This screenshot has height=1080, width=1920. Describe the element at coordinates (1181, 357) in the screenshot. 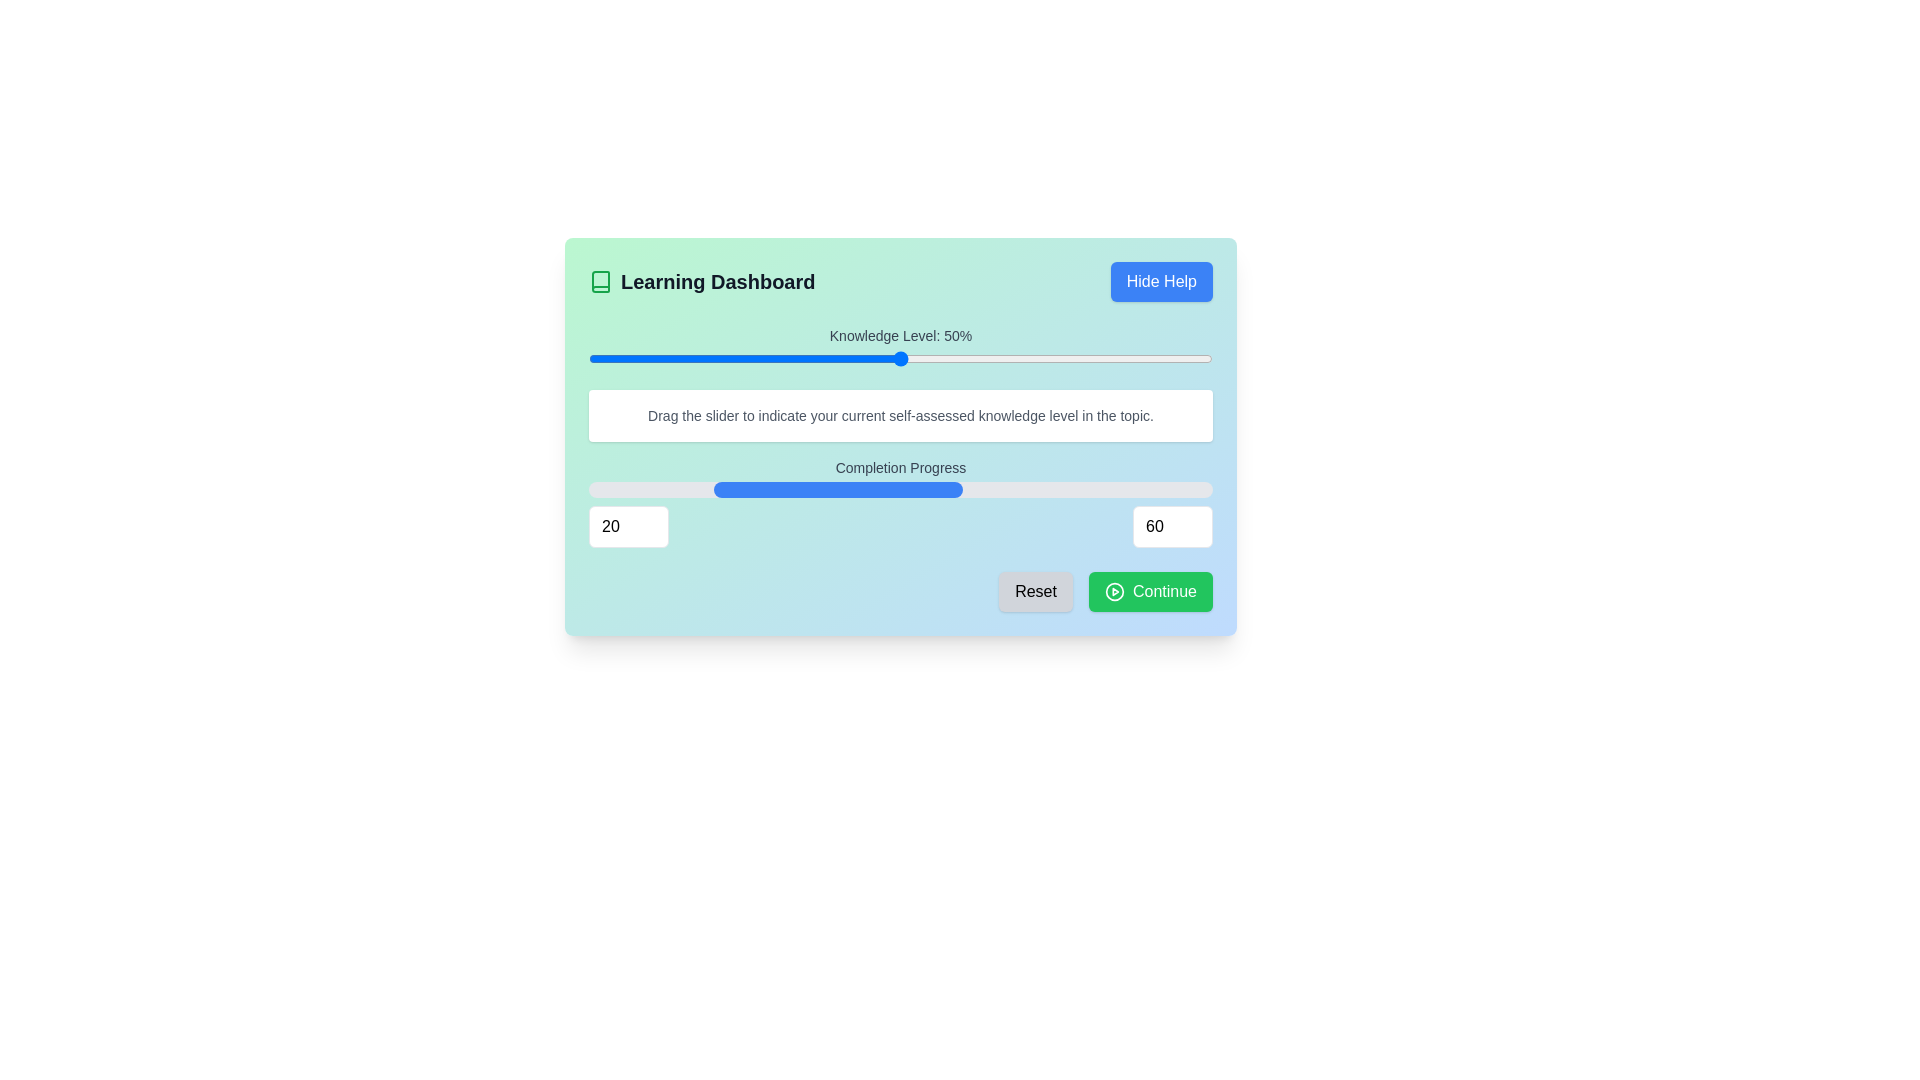

I see `the knowledge level` at that location.